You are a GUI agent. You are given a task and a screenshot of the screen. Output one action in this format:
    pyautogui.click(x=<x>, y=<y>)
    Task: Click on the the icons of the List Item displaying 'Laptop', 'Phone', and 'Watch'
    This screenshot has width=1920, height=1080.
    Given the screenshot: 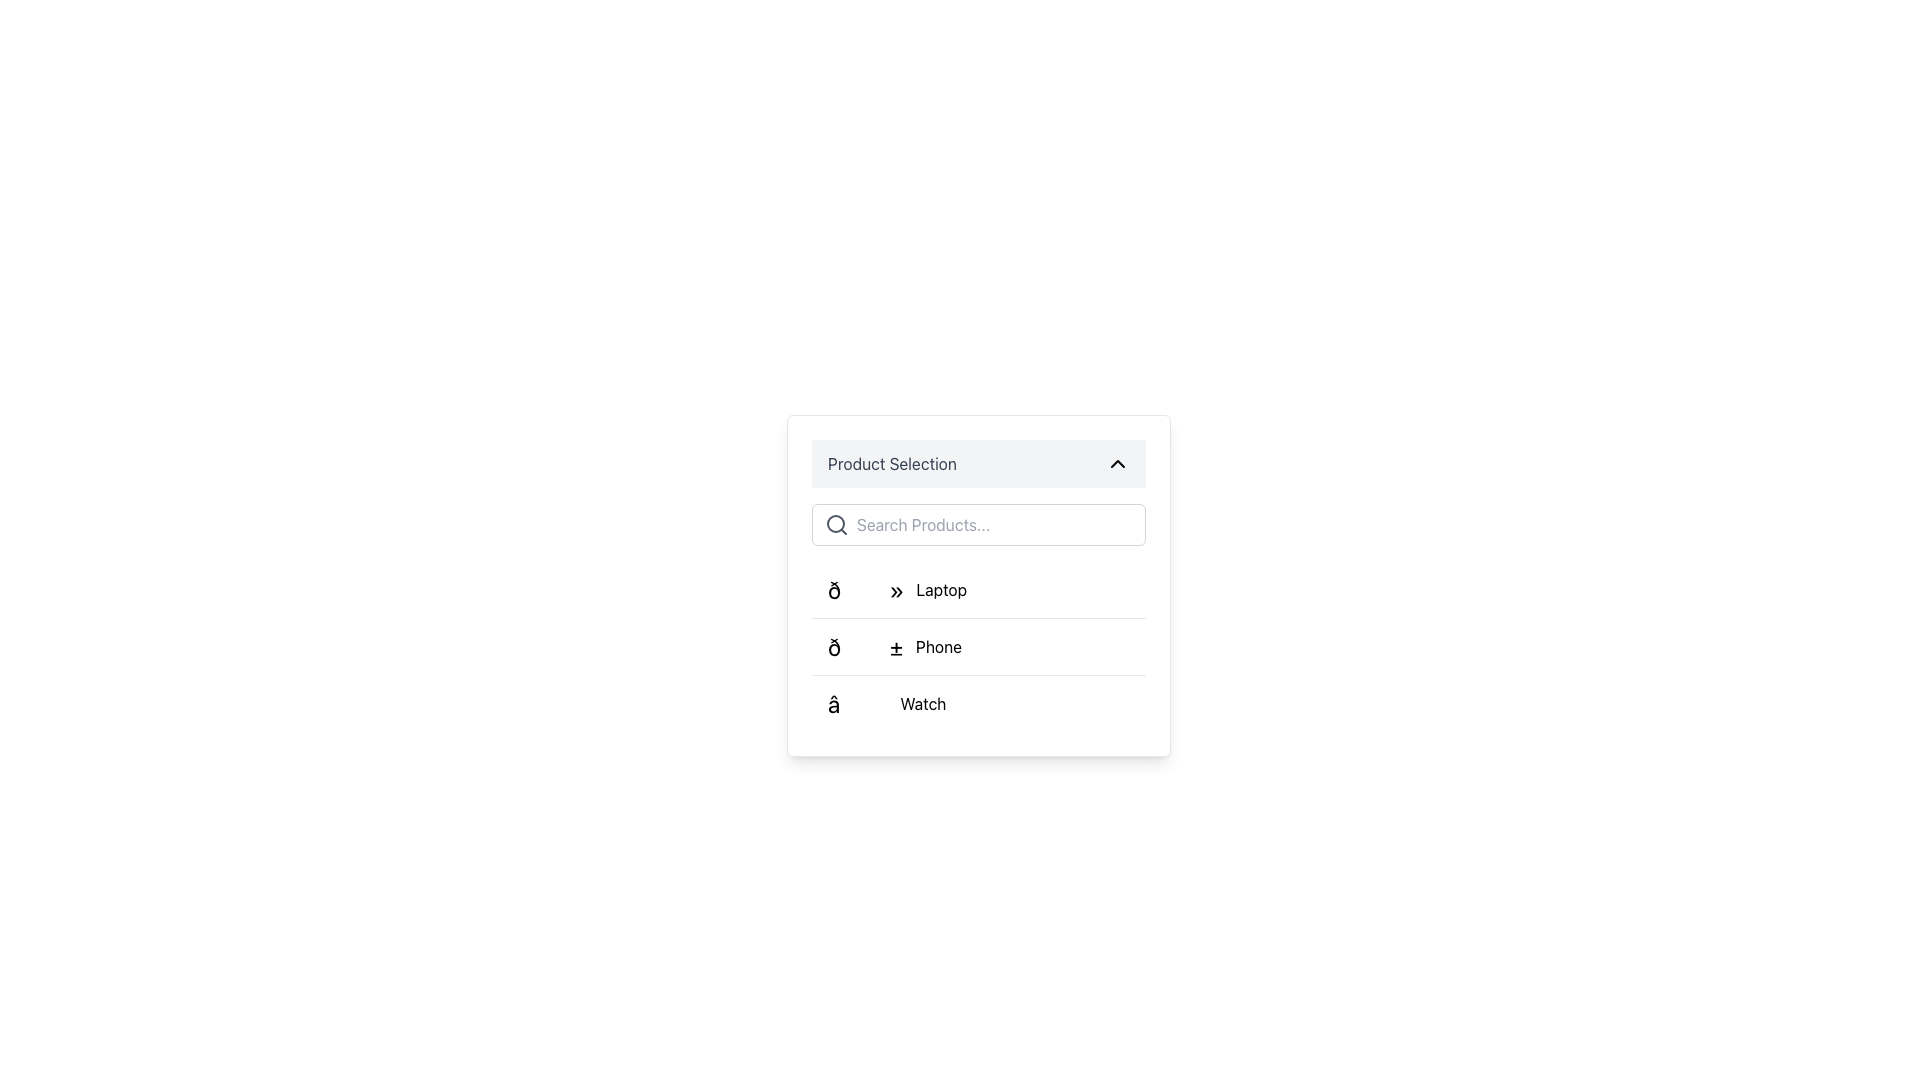 What is the action you would take?
    pyautogui.click(x=979, y=616)
    